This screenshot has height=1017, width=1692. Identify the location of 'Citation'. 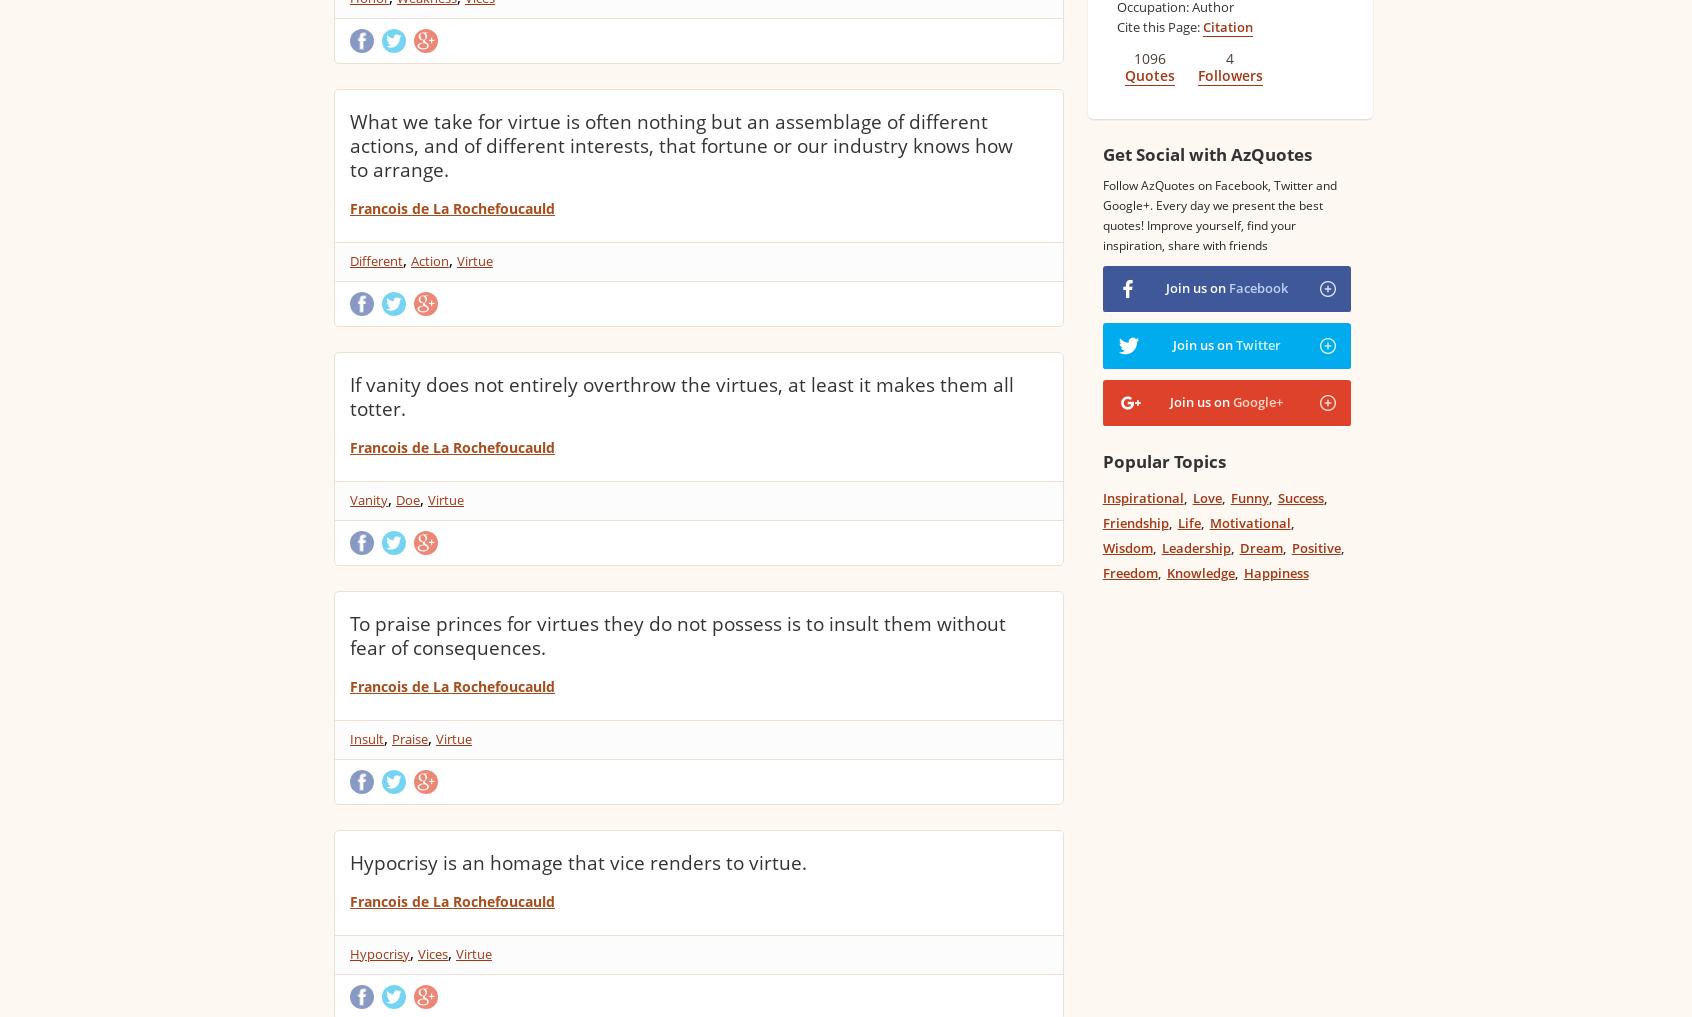
(1227, 25).